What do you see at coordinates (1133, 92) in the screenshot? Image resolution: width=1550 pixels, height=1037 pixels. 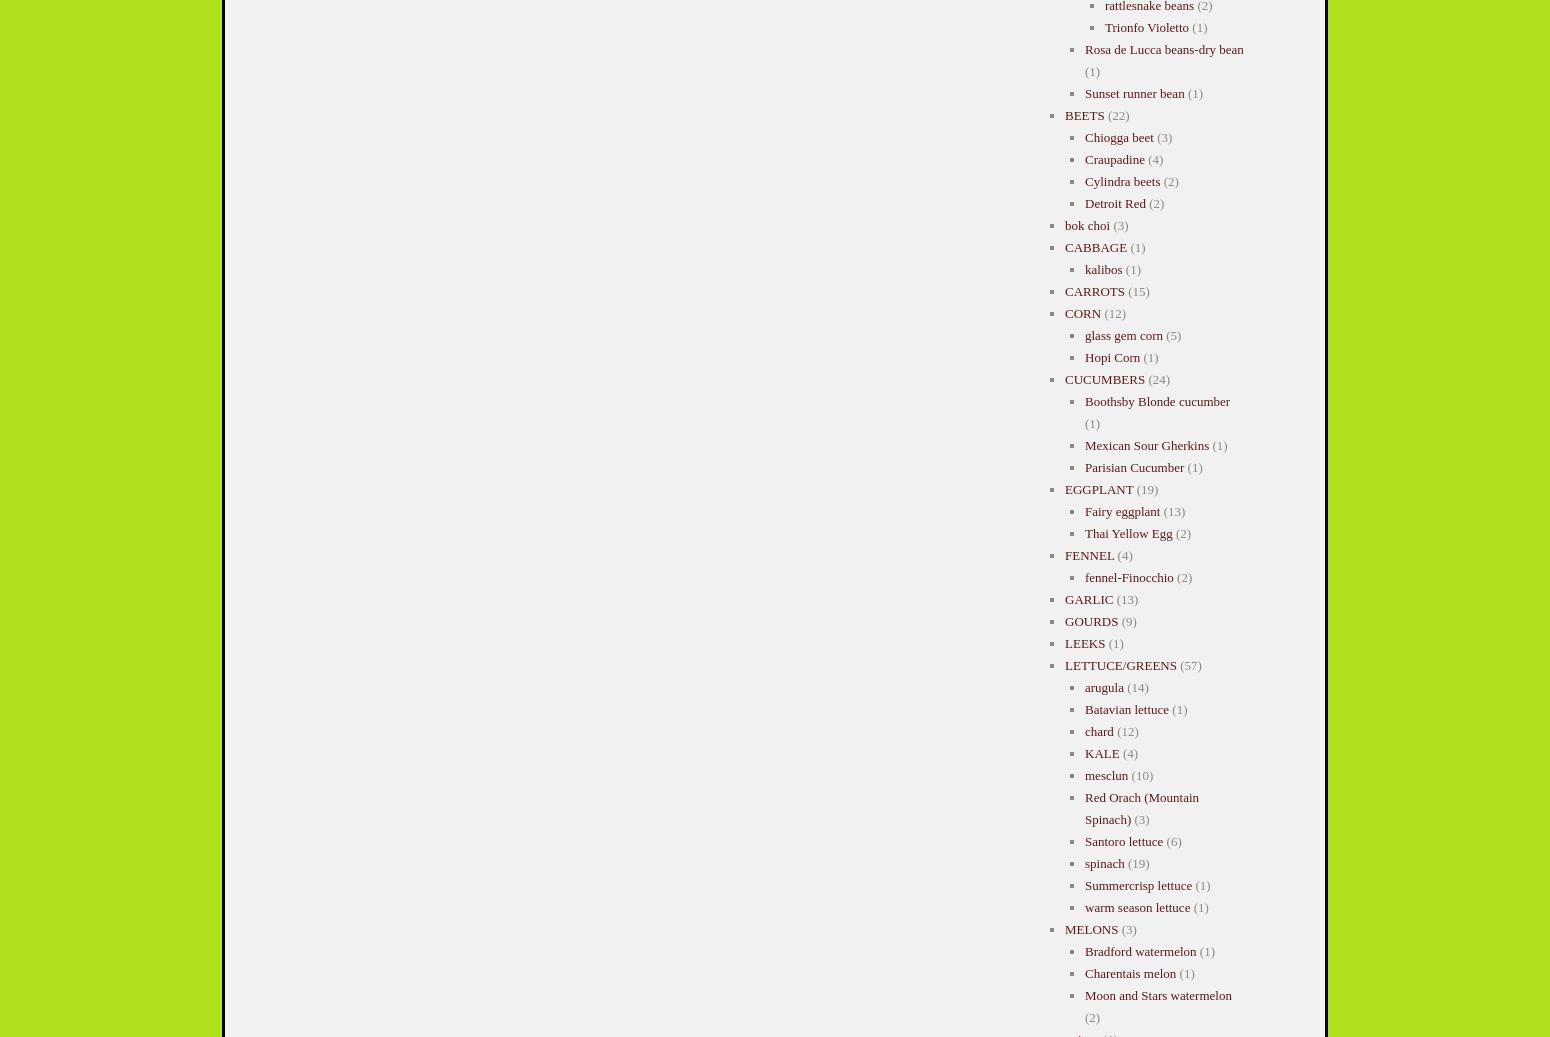 I see `'Sunset runner bean'` at bounding box center [1133, 92].